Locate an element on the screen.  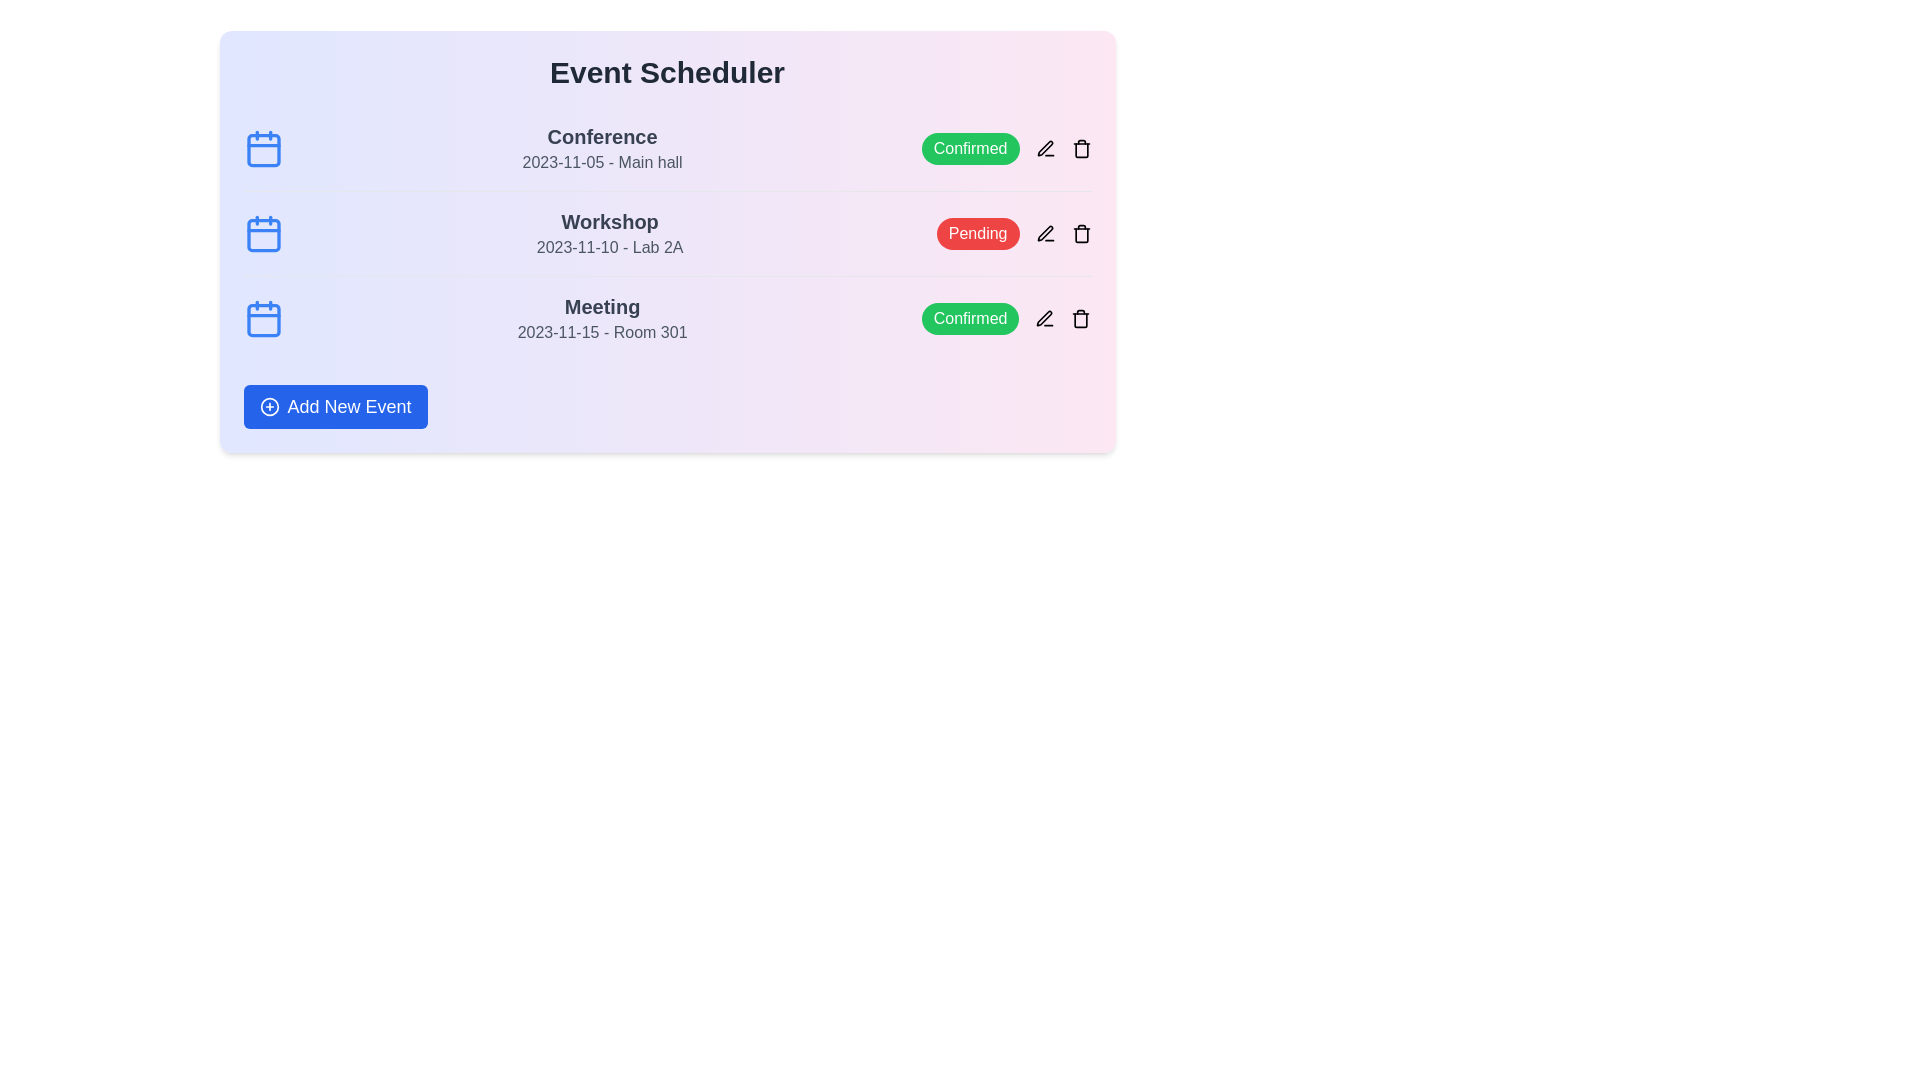
the non-interactive text label displaying the date and location associated with the 'Meeting' in the 'Event Scheduler' interface, located in the third row of the listed events section is located at coordinates (601, 331).